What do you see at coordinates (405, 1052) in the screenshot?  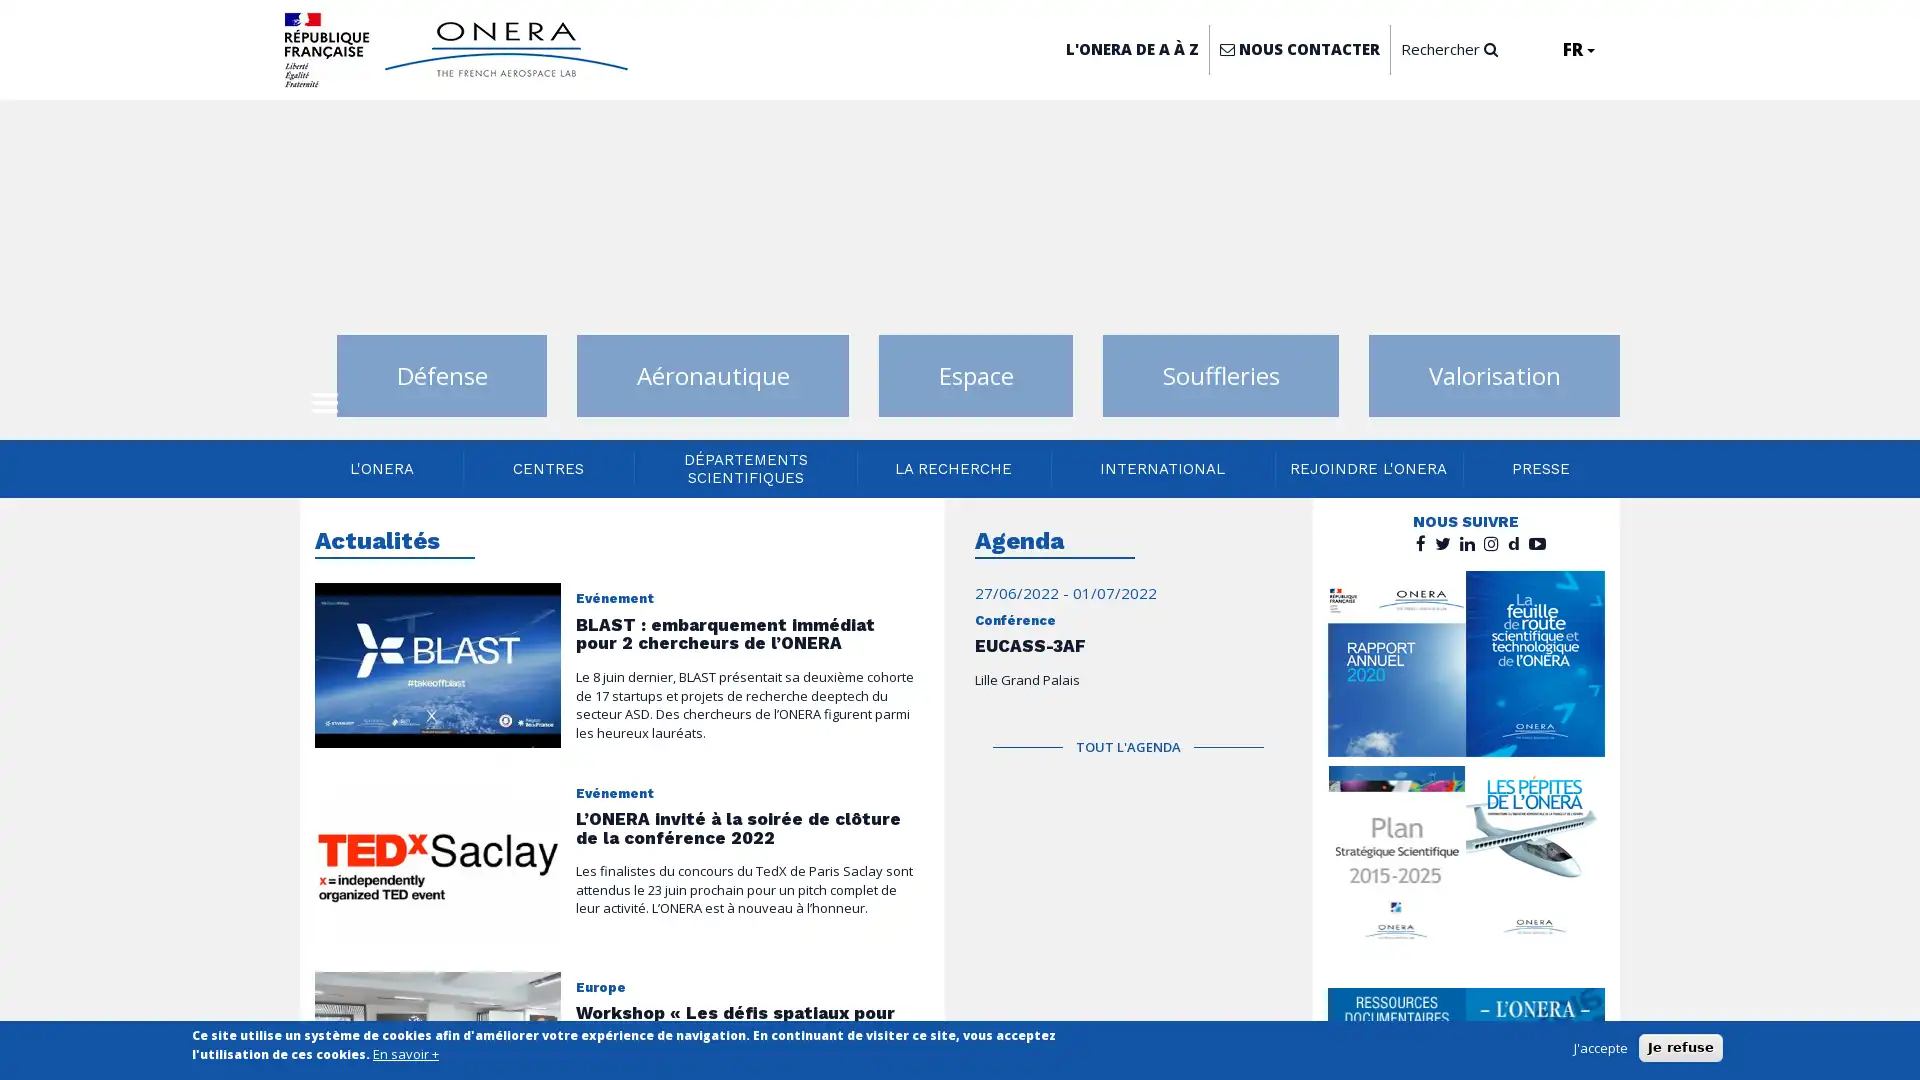 I see `En savoir +` at bounding box center [405, 1052].